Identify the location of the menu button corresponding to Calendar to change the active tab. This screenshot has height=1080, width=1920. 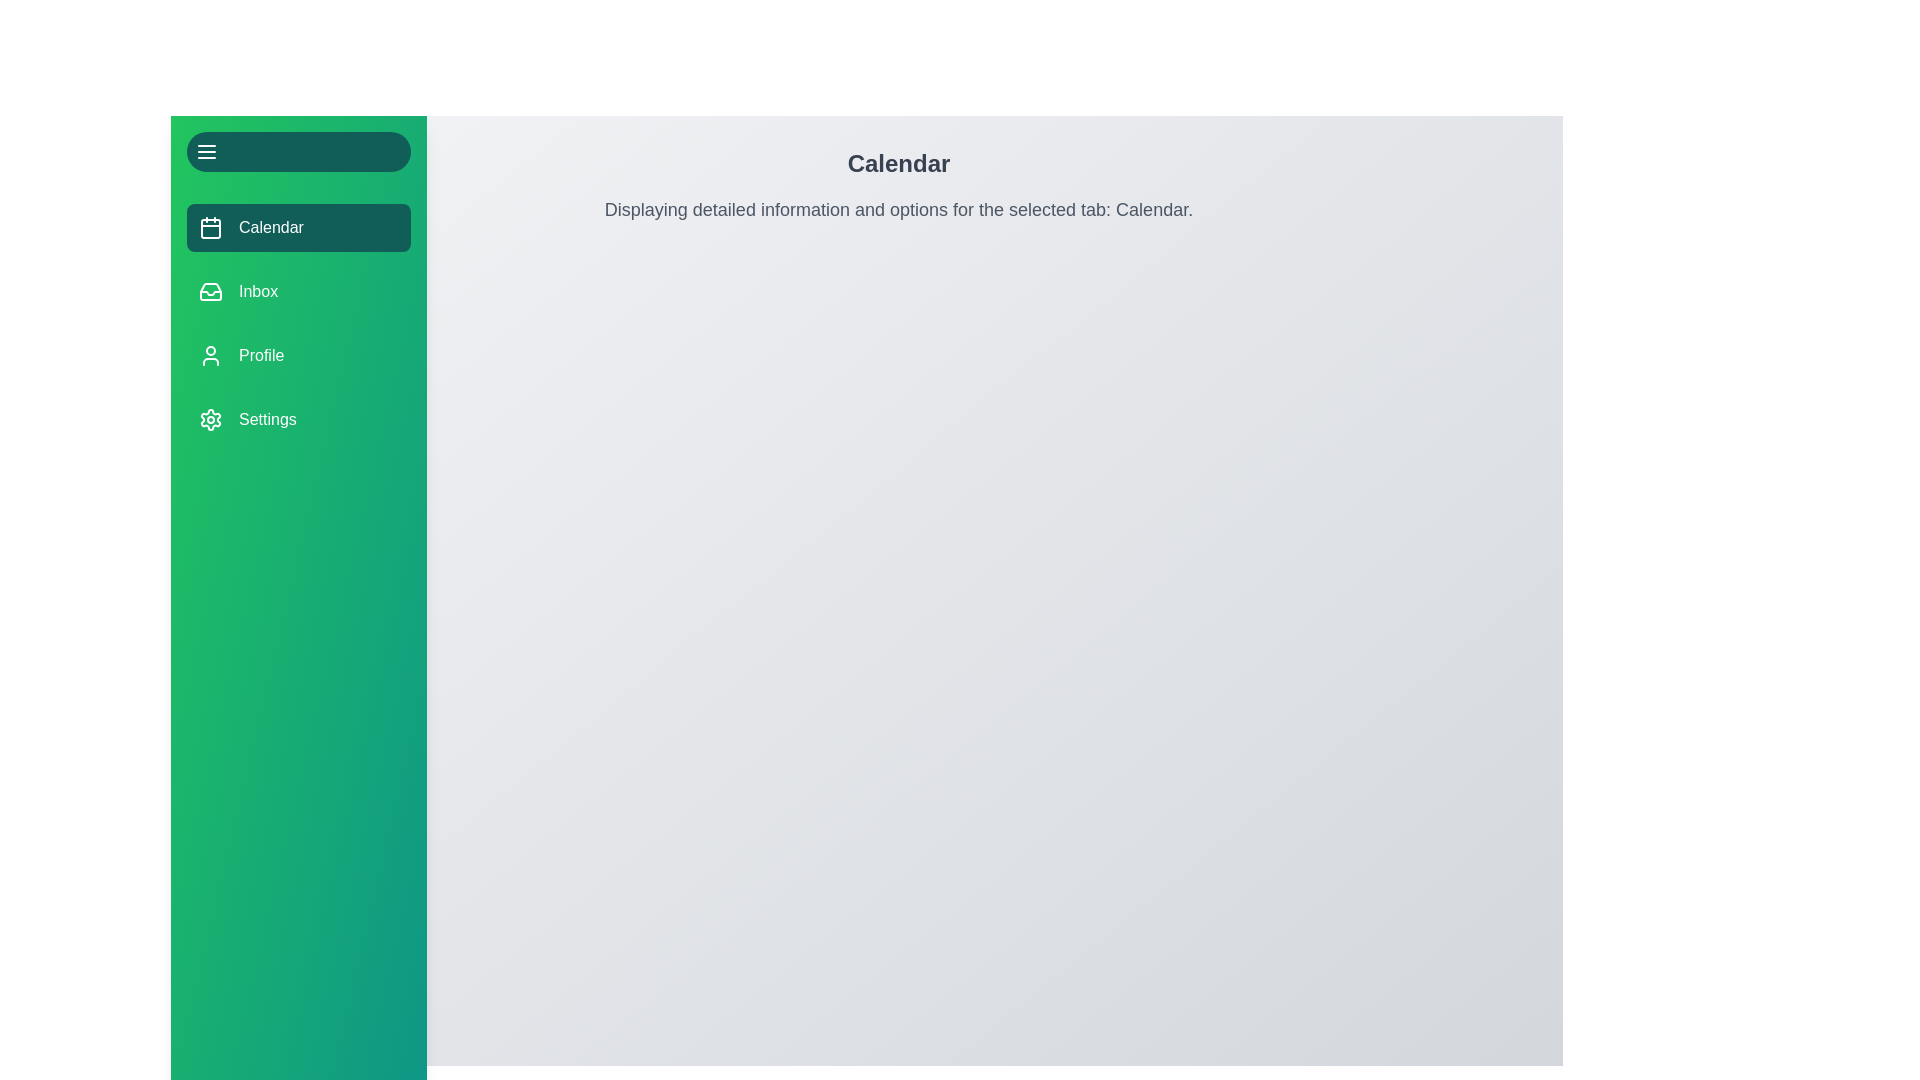
(297, 226).